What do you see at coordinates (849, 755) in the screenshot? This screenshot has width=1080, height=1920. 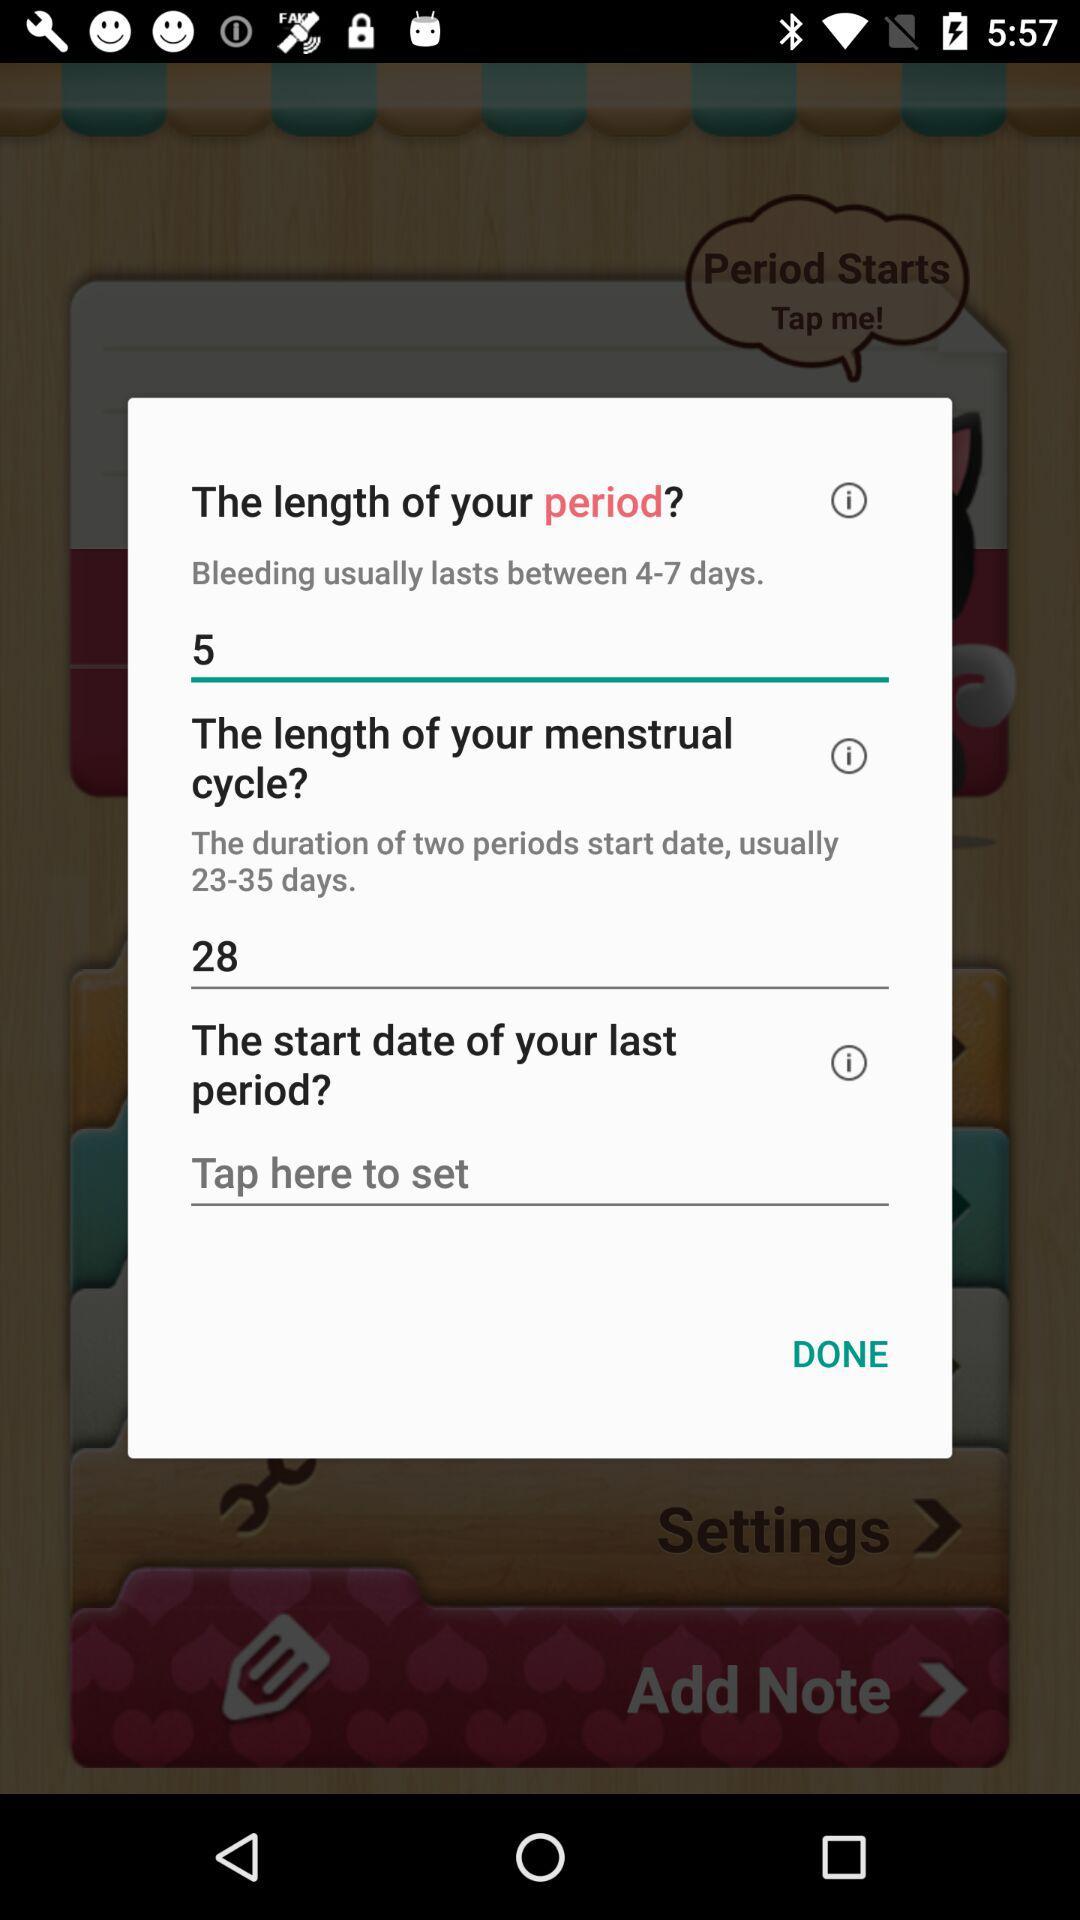 I see `info help` at bounding box center [849, 755].